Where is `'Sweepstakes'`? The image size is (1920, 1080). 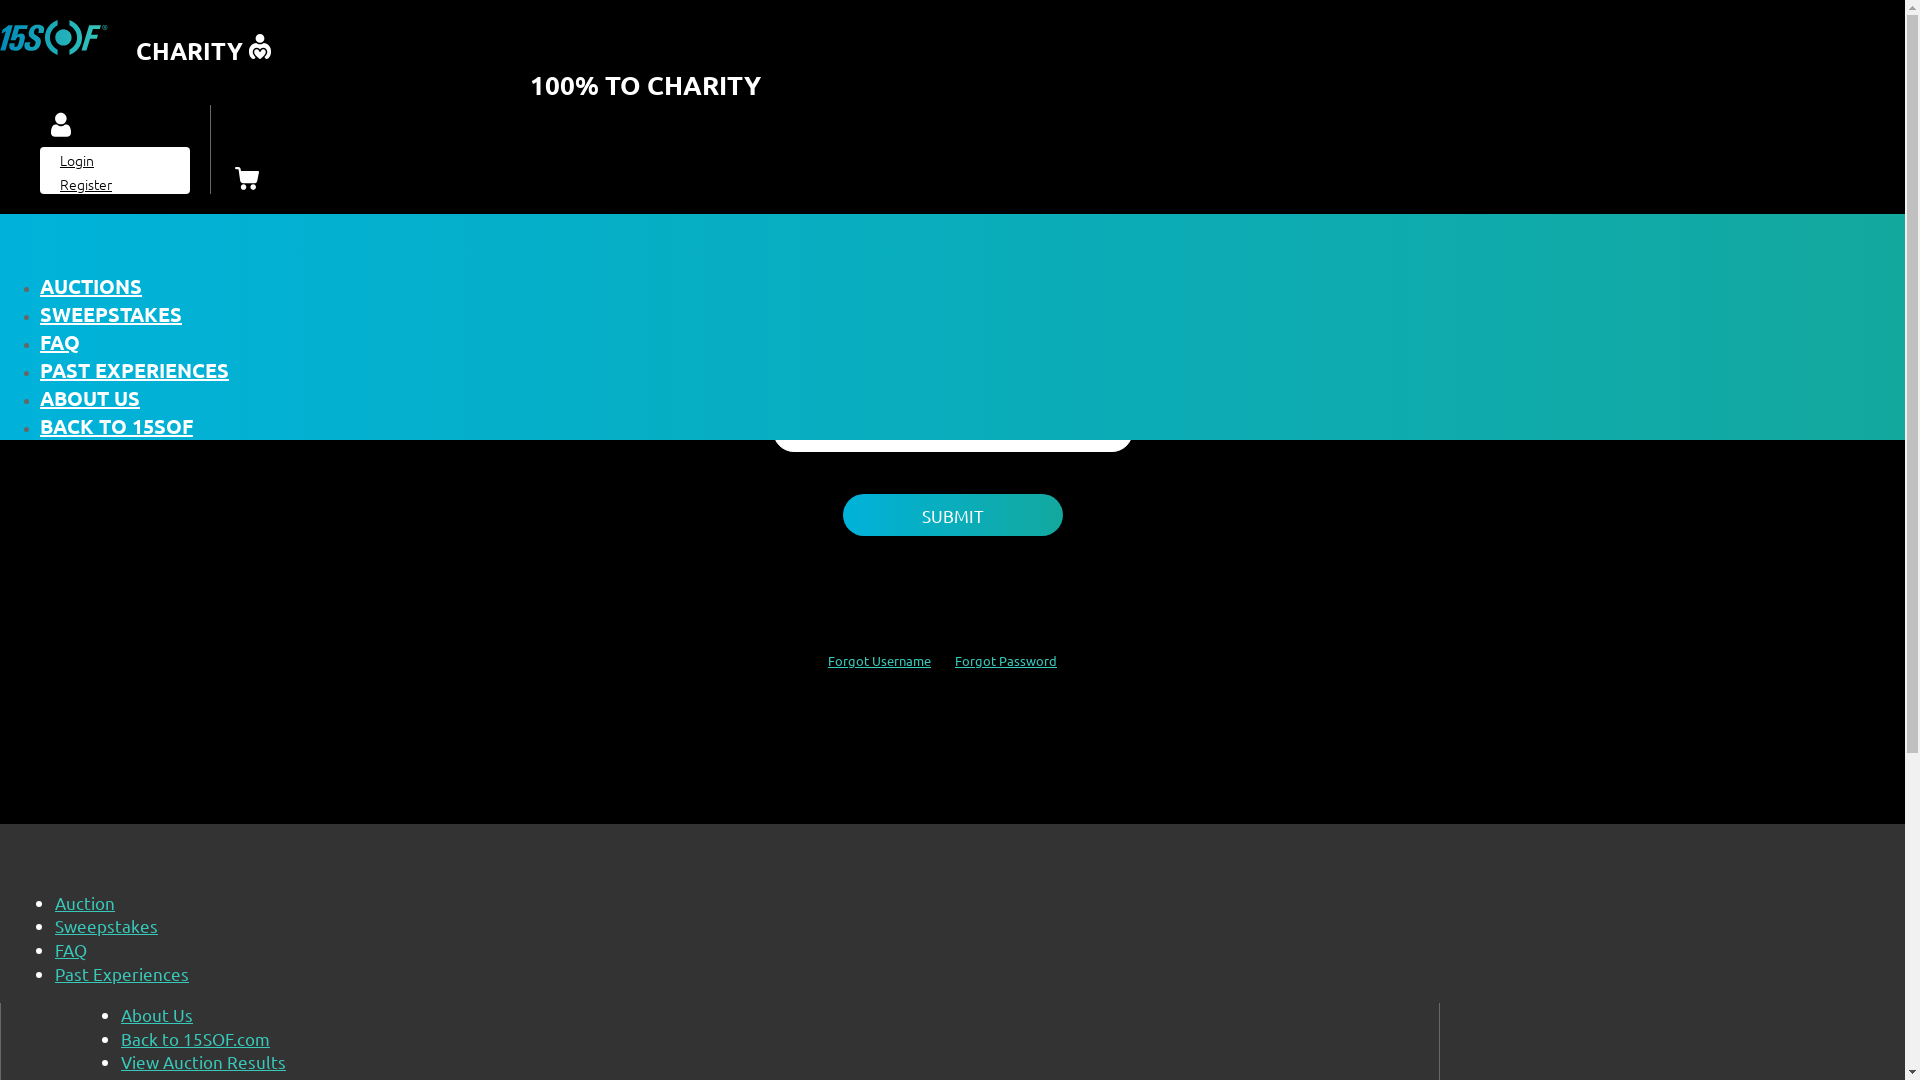
'Sweepstakes' is located at coordinates (105, 925).